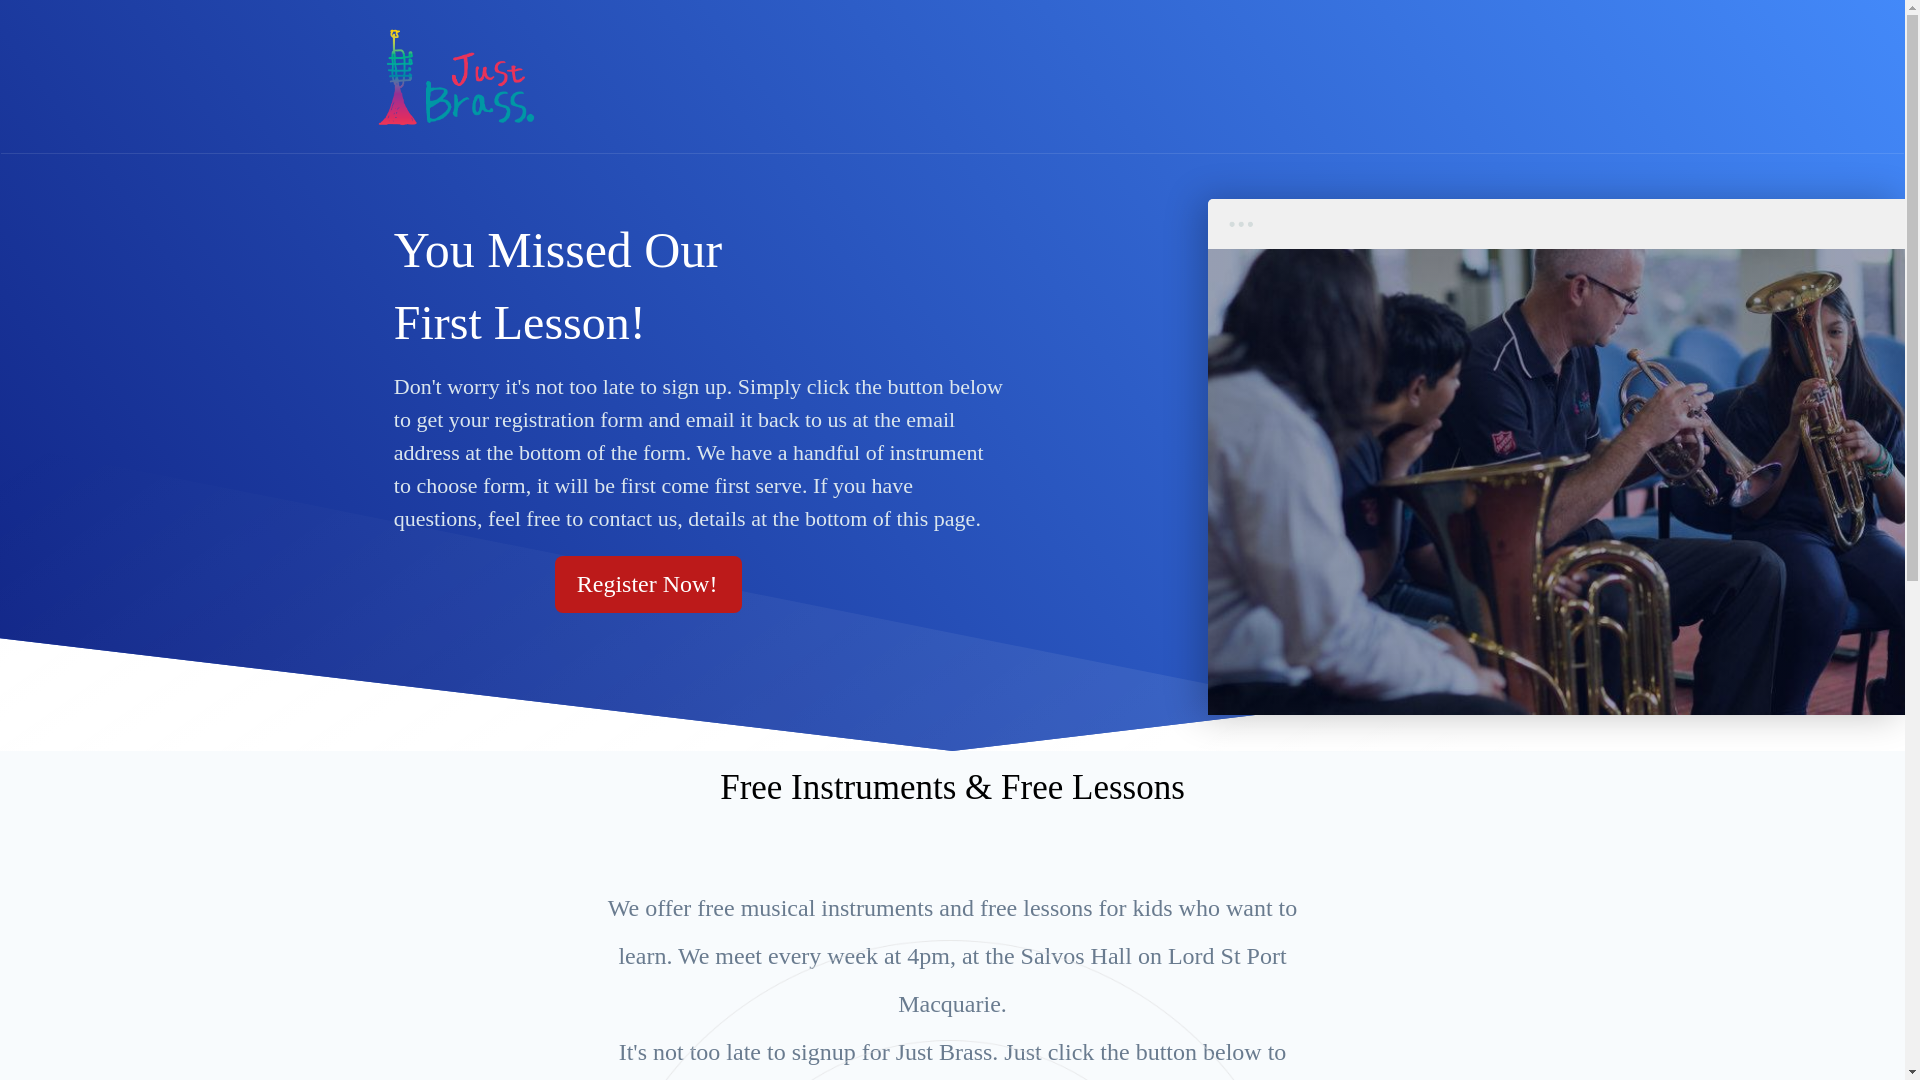 Image resolution: width=1920 pixels, height=1080 pixels. Describe the element at coordinates (555, 584) in the screenshot. I see `'Register Now!'` at that location.